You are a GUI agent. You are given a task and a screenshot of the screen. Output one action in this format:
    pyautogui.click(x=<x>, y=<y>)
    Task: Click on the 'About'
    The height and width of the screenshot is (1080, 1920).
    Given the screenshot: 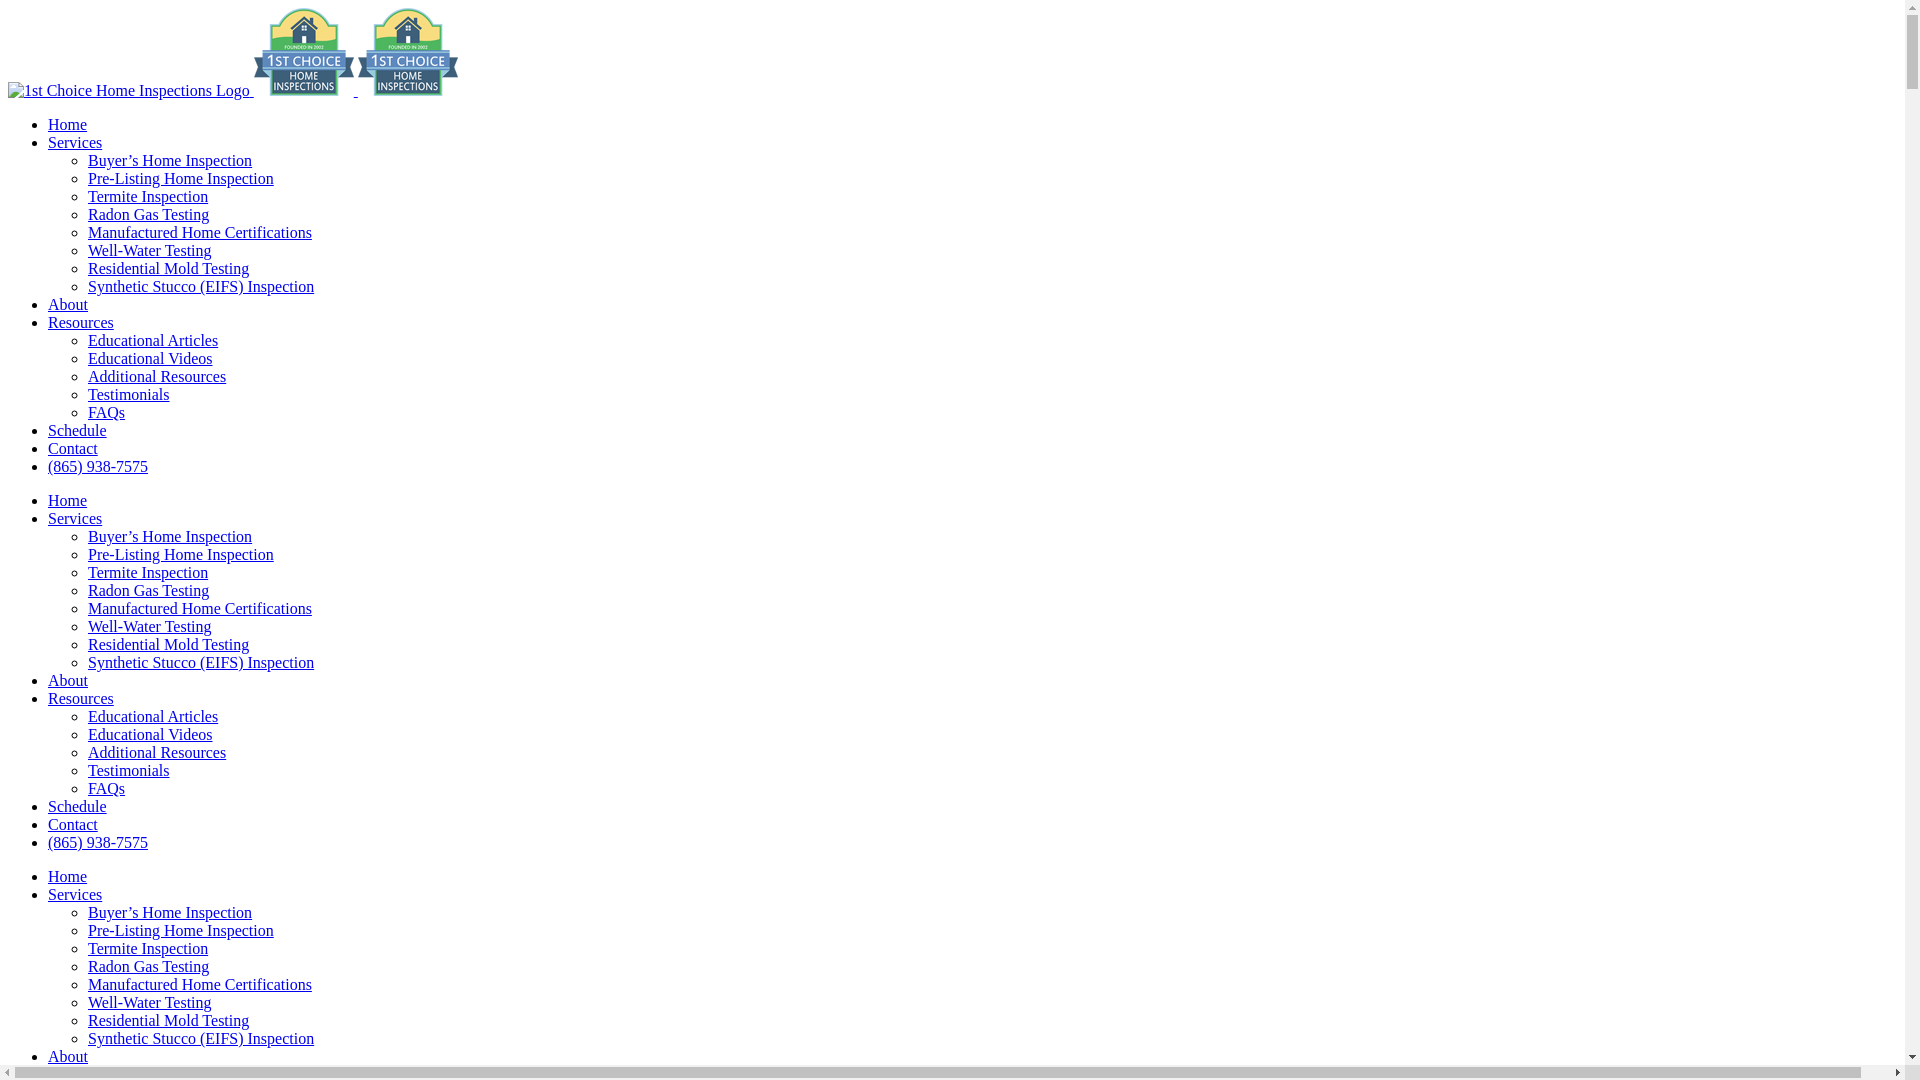 What is the action you would take?
    pyautogui.click(x=67, y=679)
    